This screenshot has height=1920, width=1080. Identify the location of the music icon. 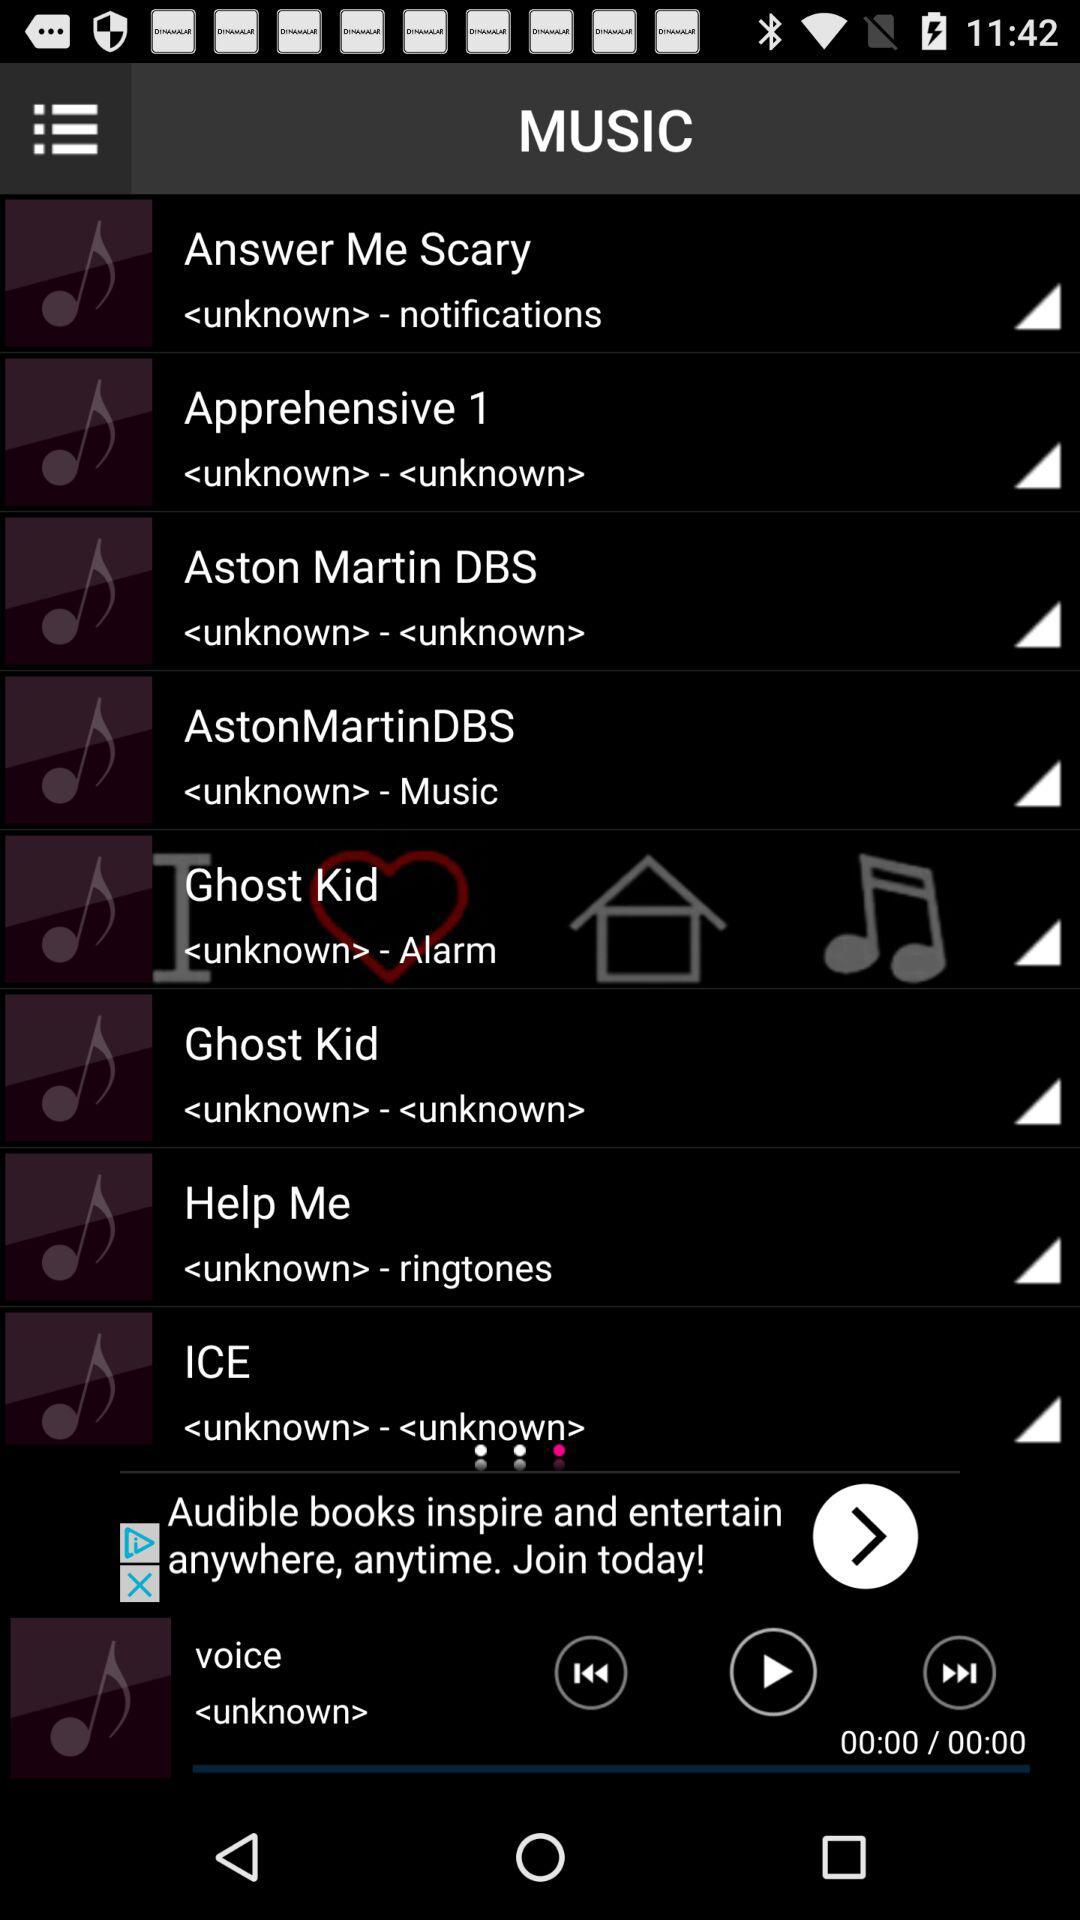
(90, 1817).